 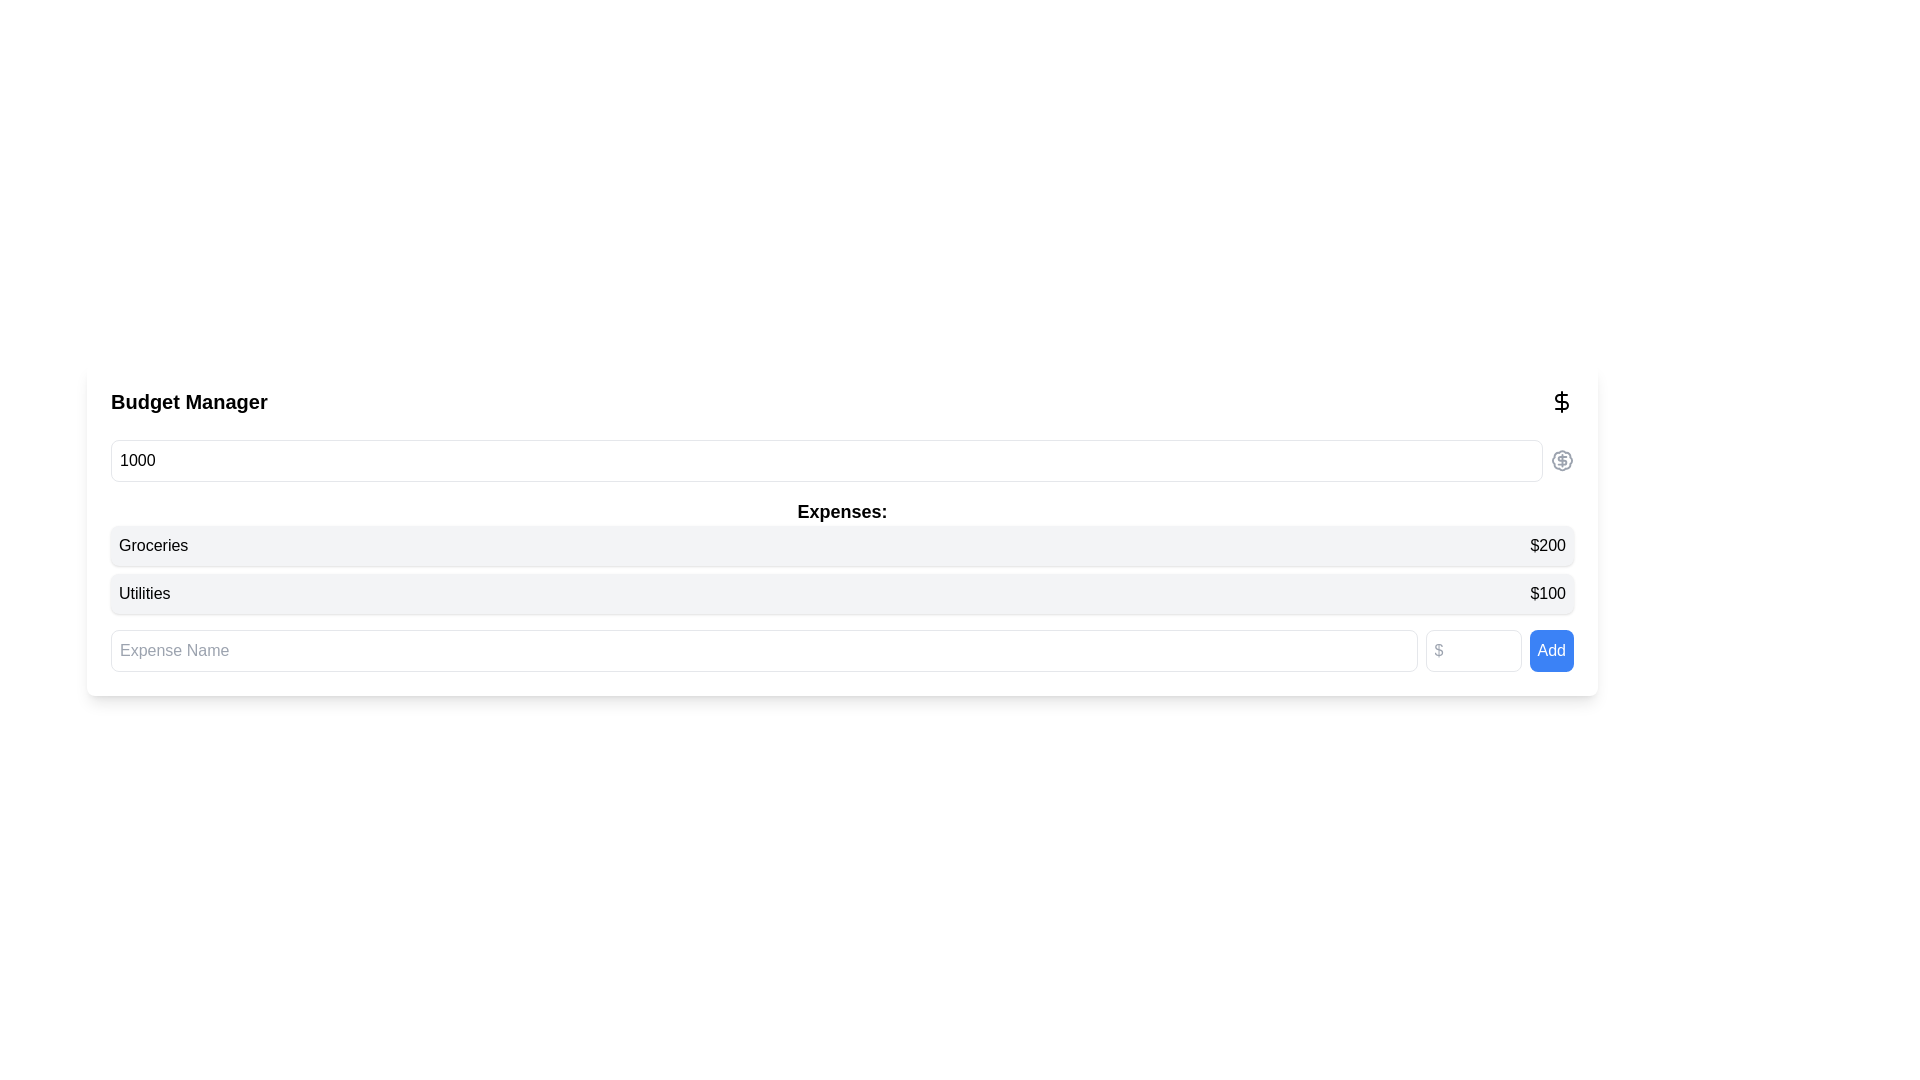 What do you see at coordinates (842, 593) in the screenshot?
I see `information displayed in the row element labeled 'Utilities' with a light gray background and showing the amount '$100', which is the second row under the 'Expenses' category` at bounding box center [842, 593].